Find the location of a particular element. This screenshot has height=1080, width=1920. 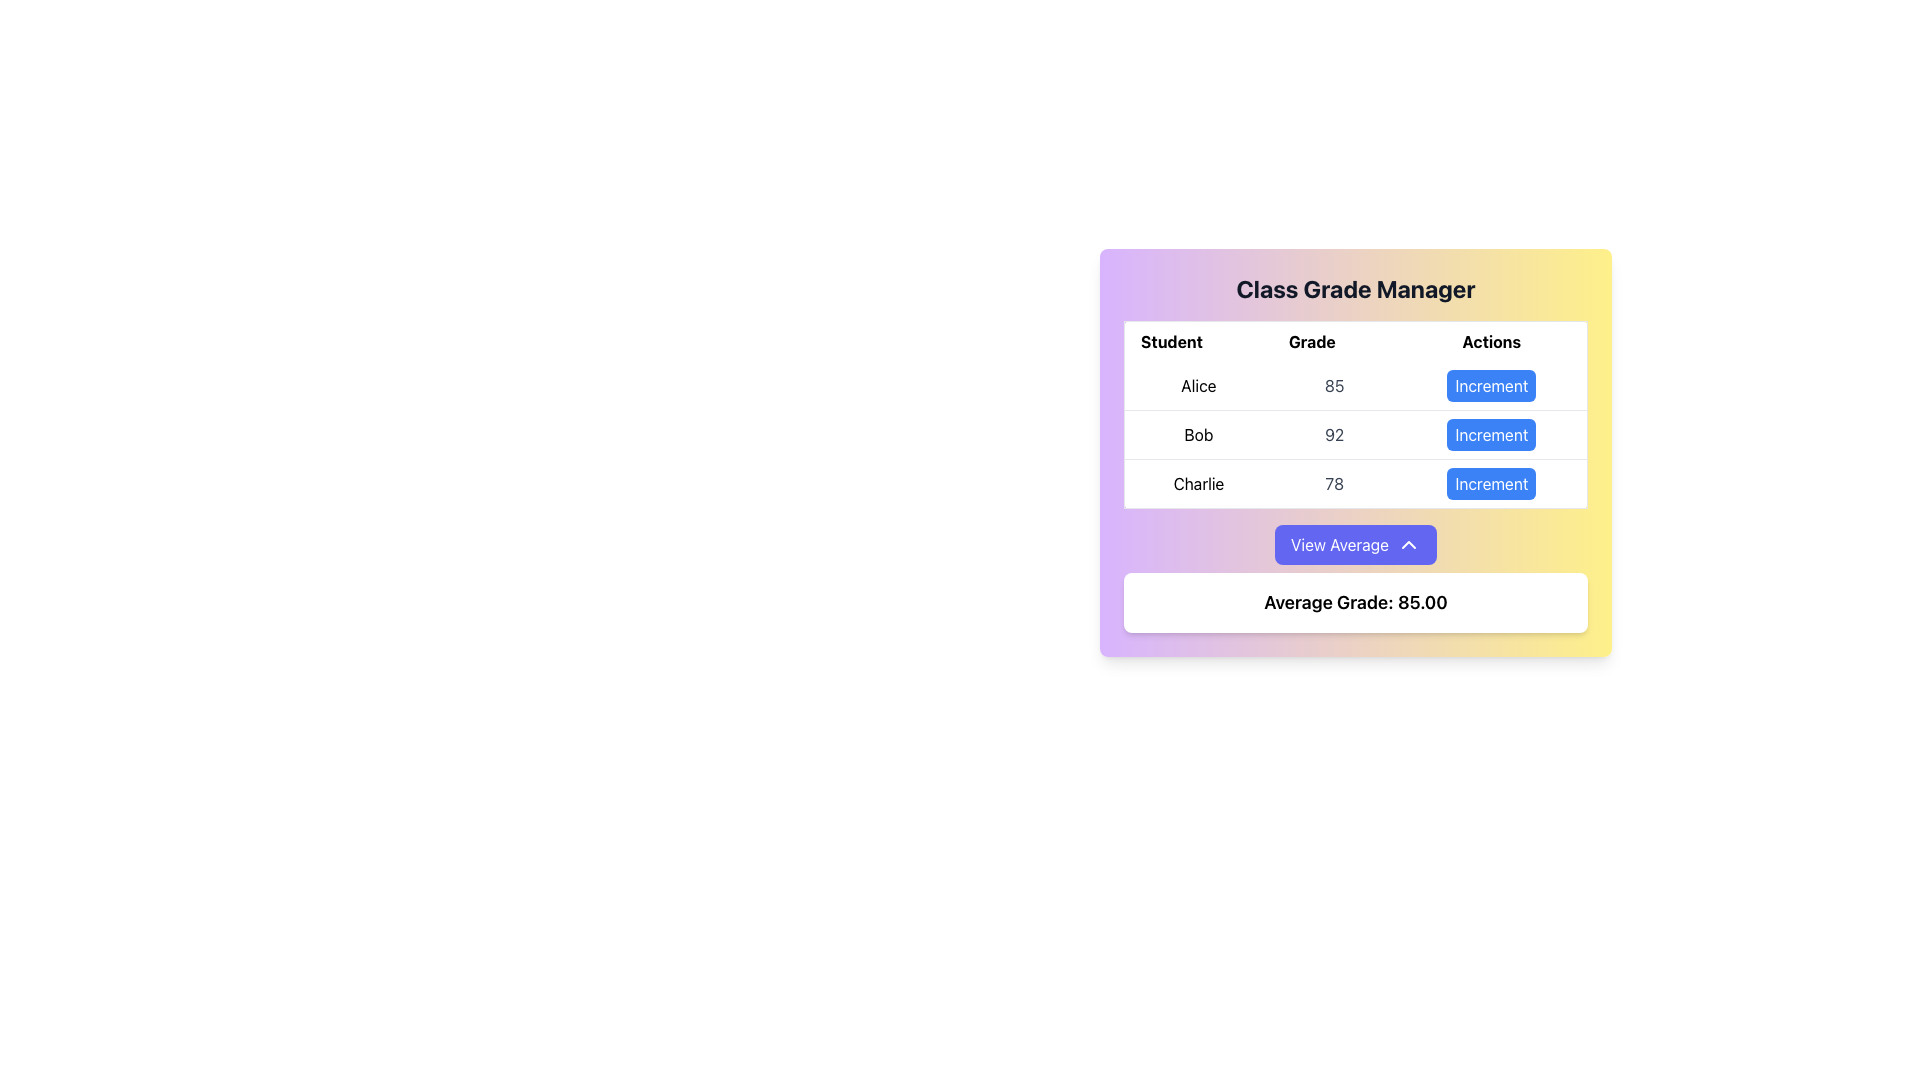

the 'Actions' column header in the table that labels the interactive elements for each student is located at coordinates (1492, 340).